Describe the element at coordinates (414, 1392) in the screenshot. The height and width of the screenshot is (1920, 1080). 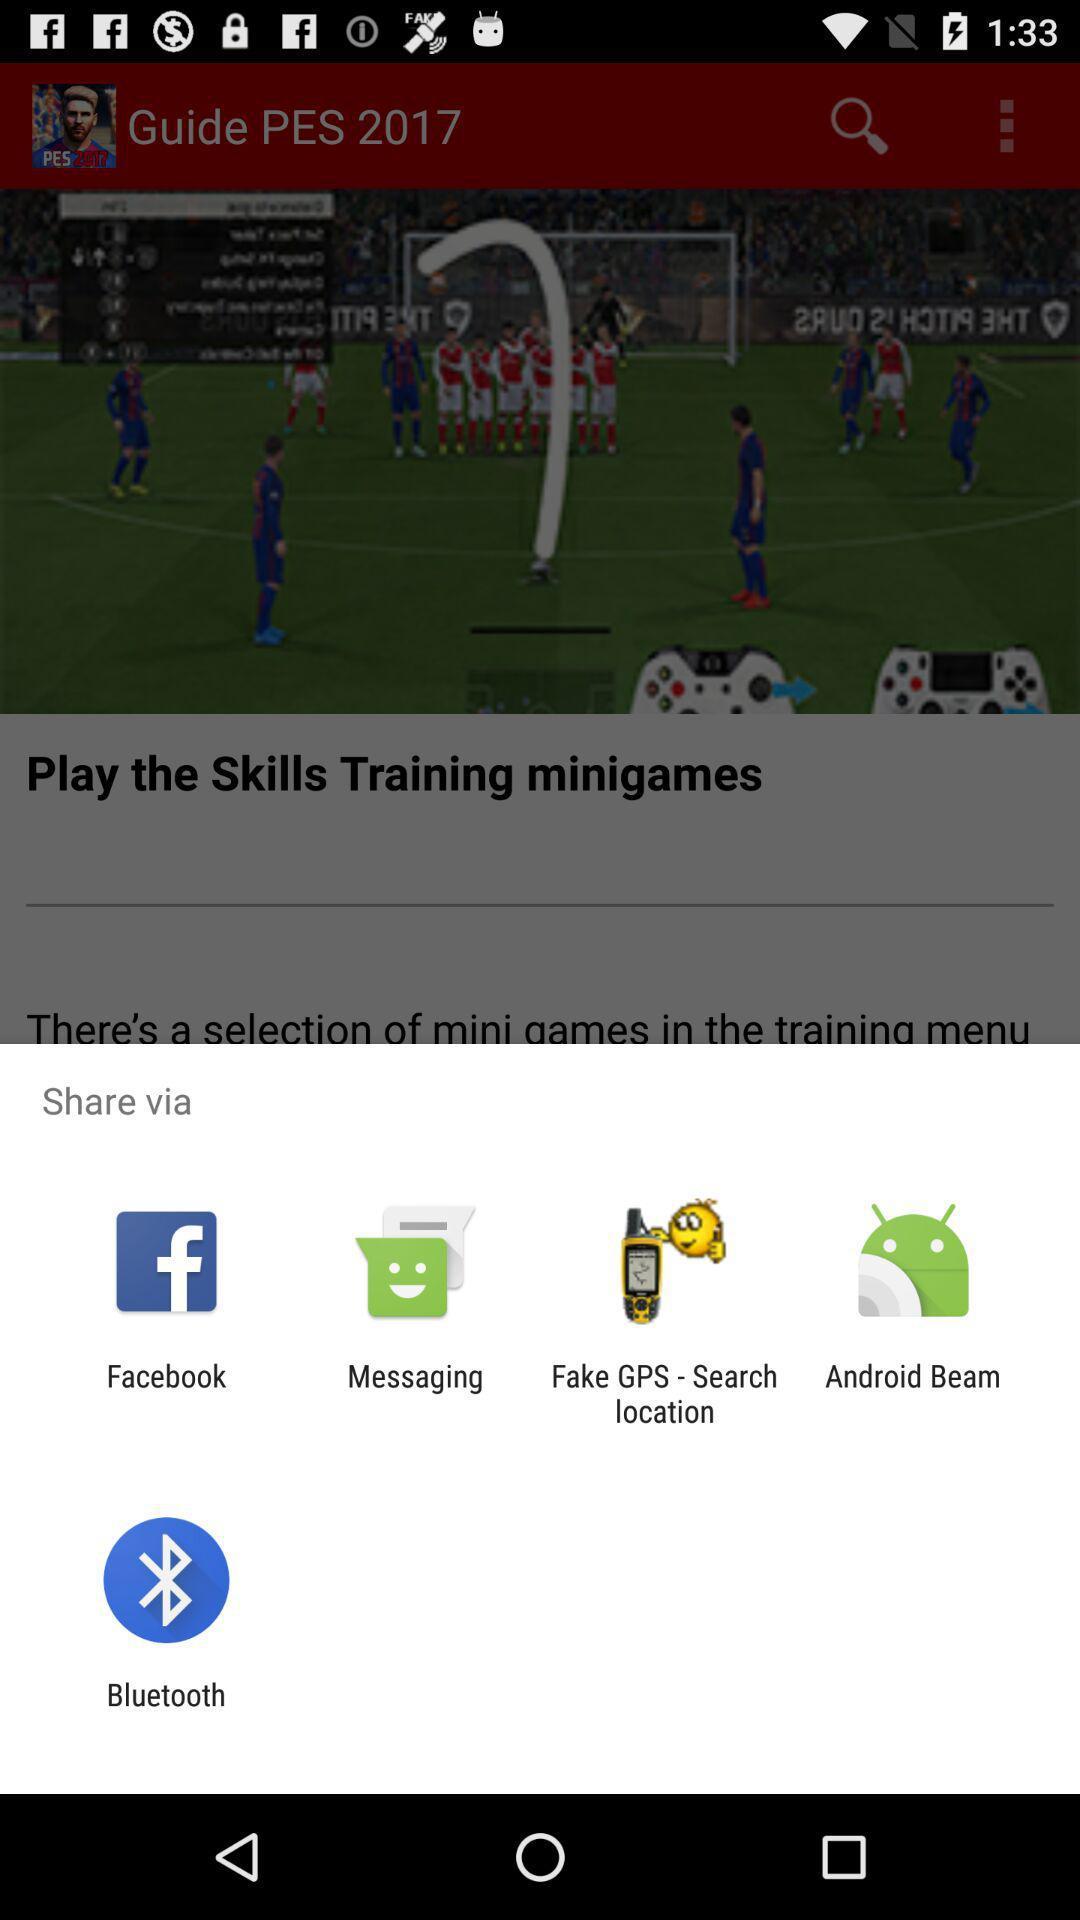
I see `messaging` at that location.